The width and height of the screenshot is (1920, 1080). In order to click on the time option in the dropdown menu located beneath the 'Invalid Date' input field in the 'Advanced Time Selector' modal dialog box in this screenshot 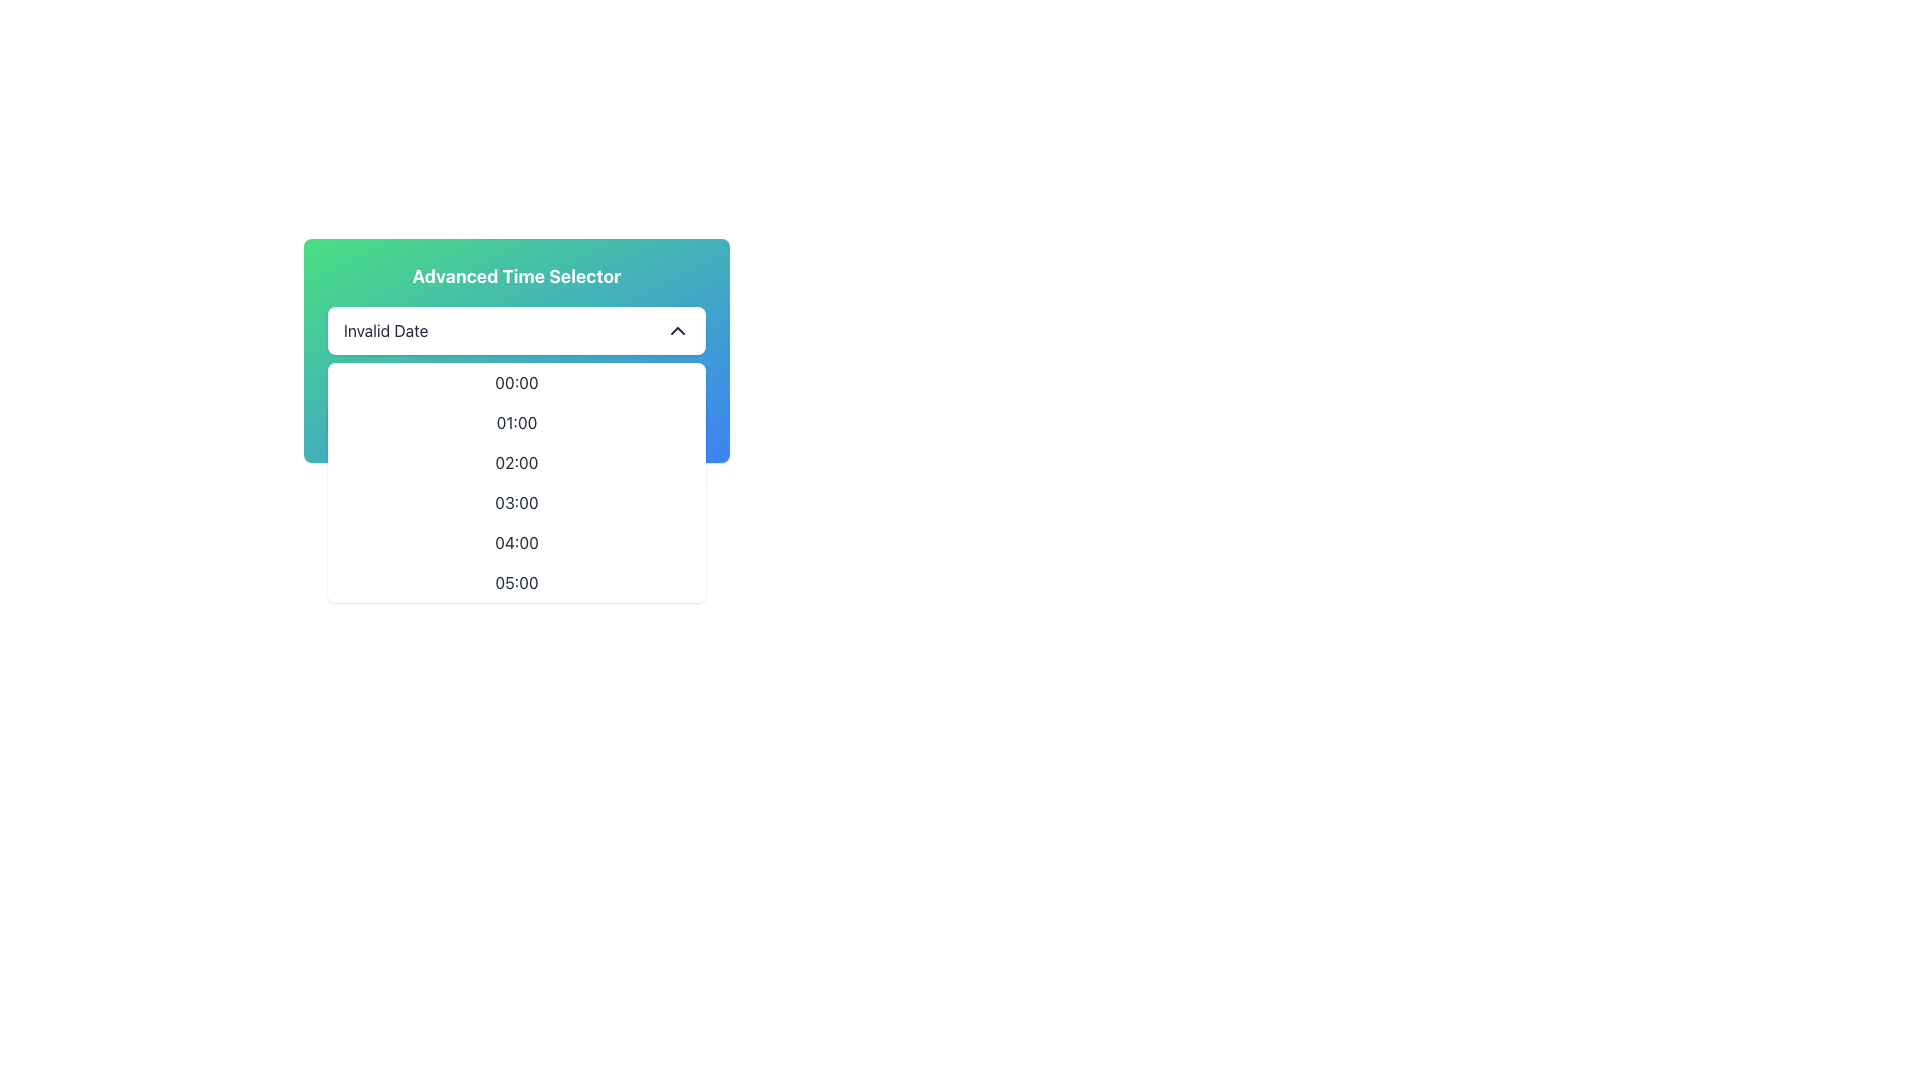, I will do `click(517, 442)`.